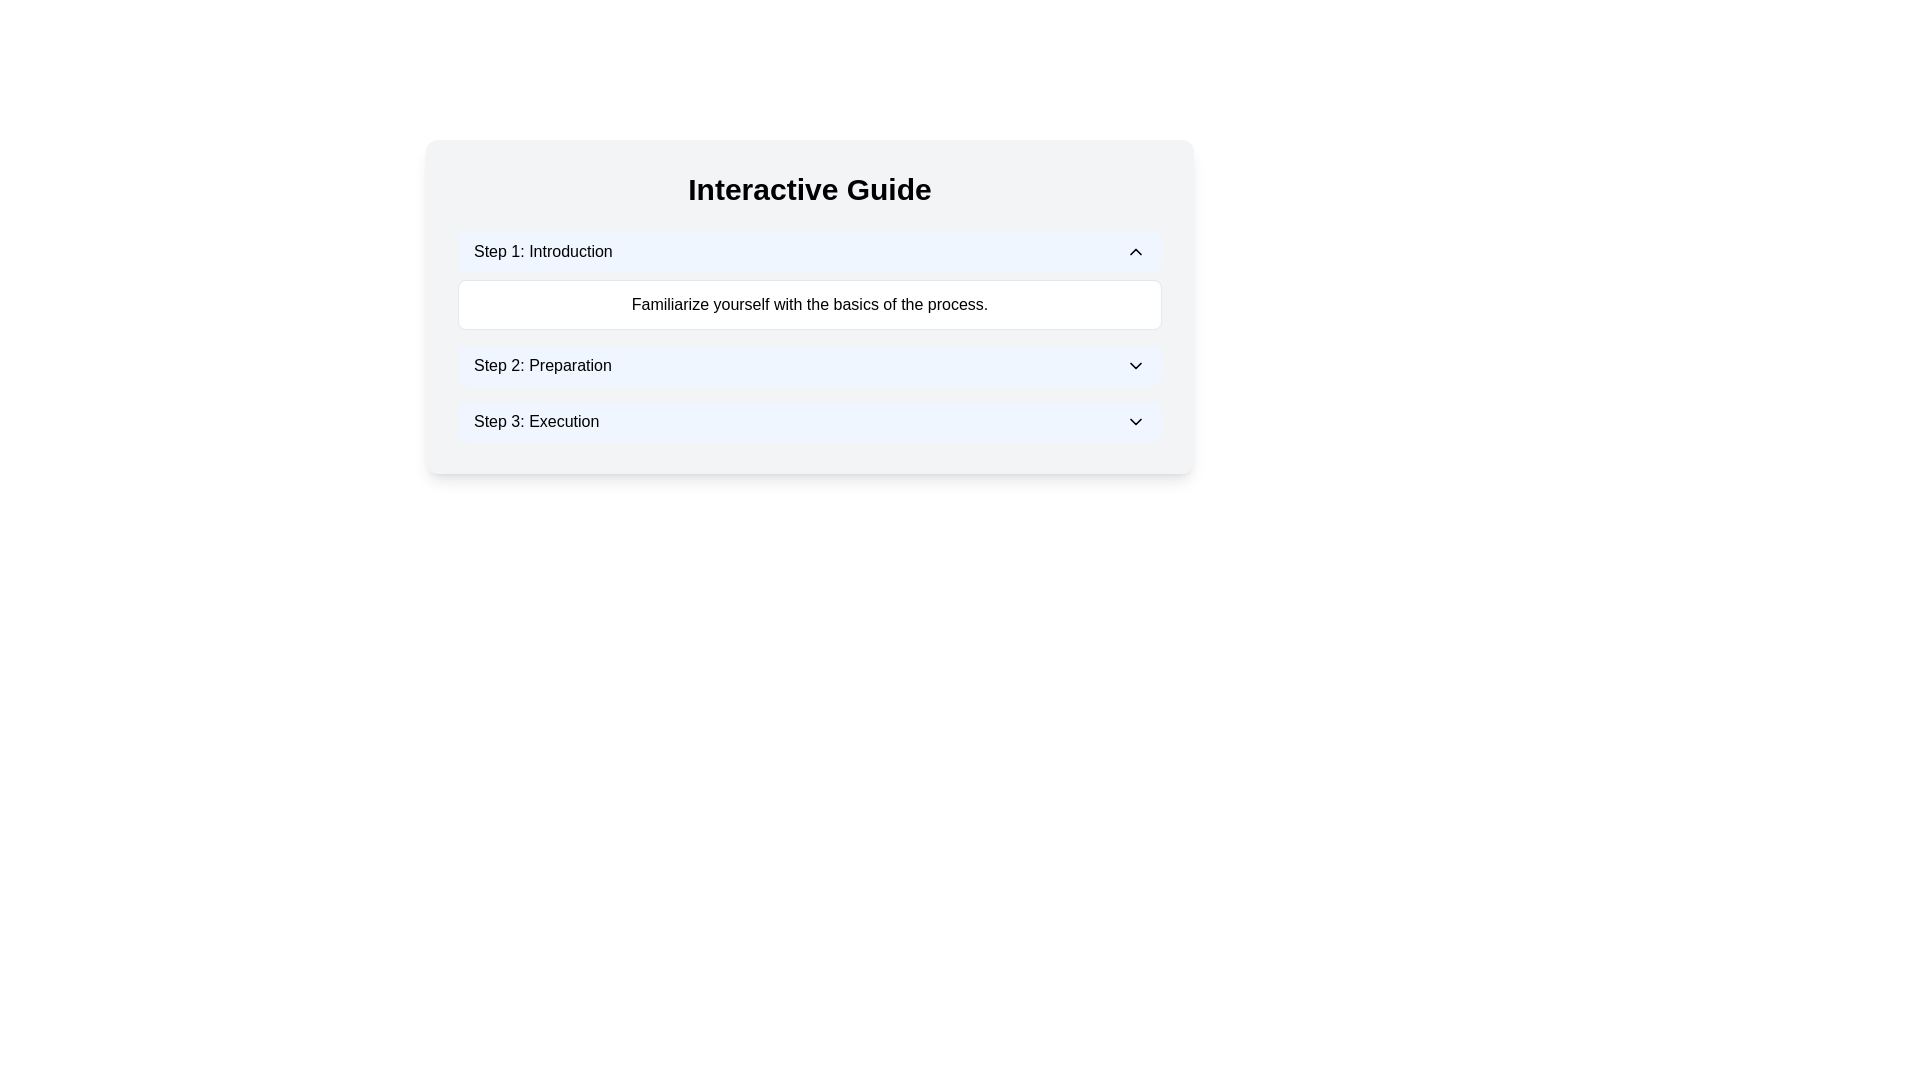 This screenshot has width=1920, height=1080. I want to click on the text label displaying 'Step 3: Execution' which indicates progression in the interactive guide, so click(536, 420).